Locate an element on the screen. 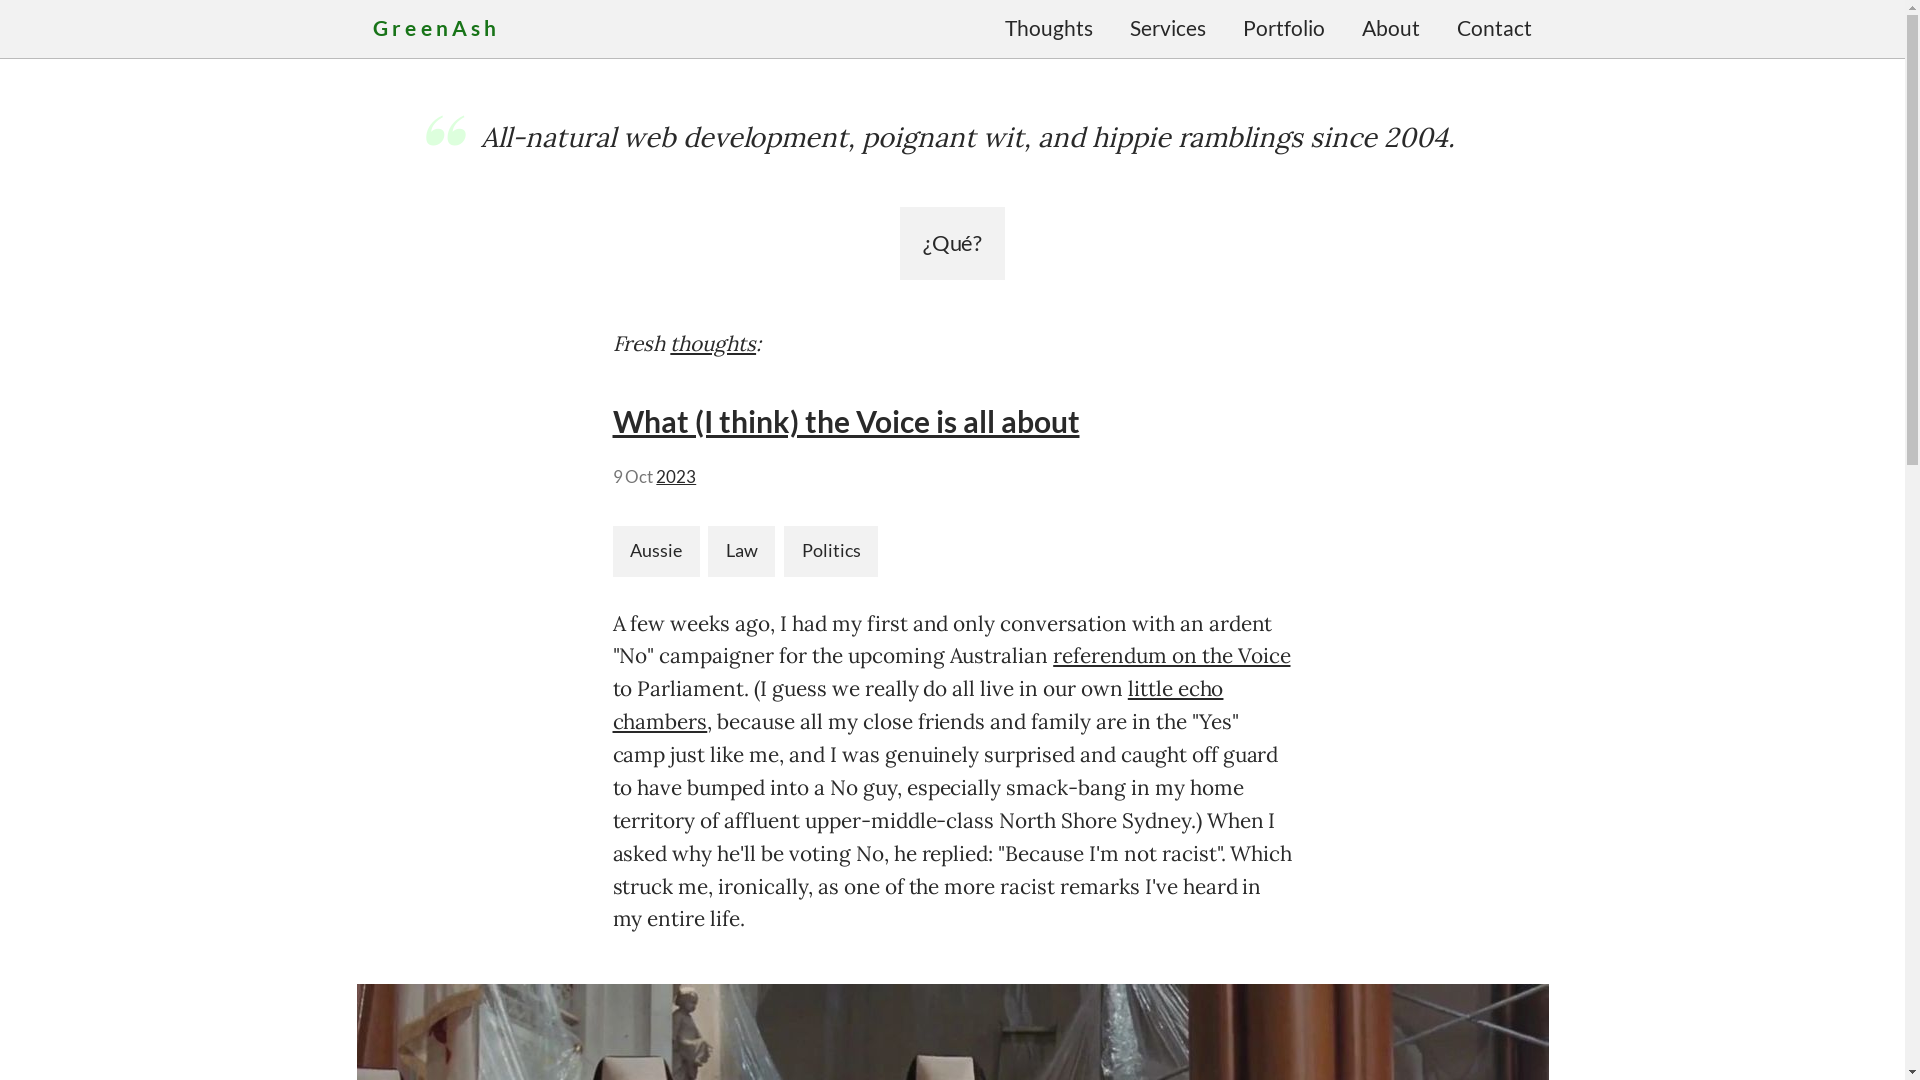 The width and height of the screenshot is (1920, 1080). '2023' is located at coordinates (676, 477).